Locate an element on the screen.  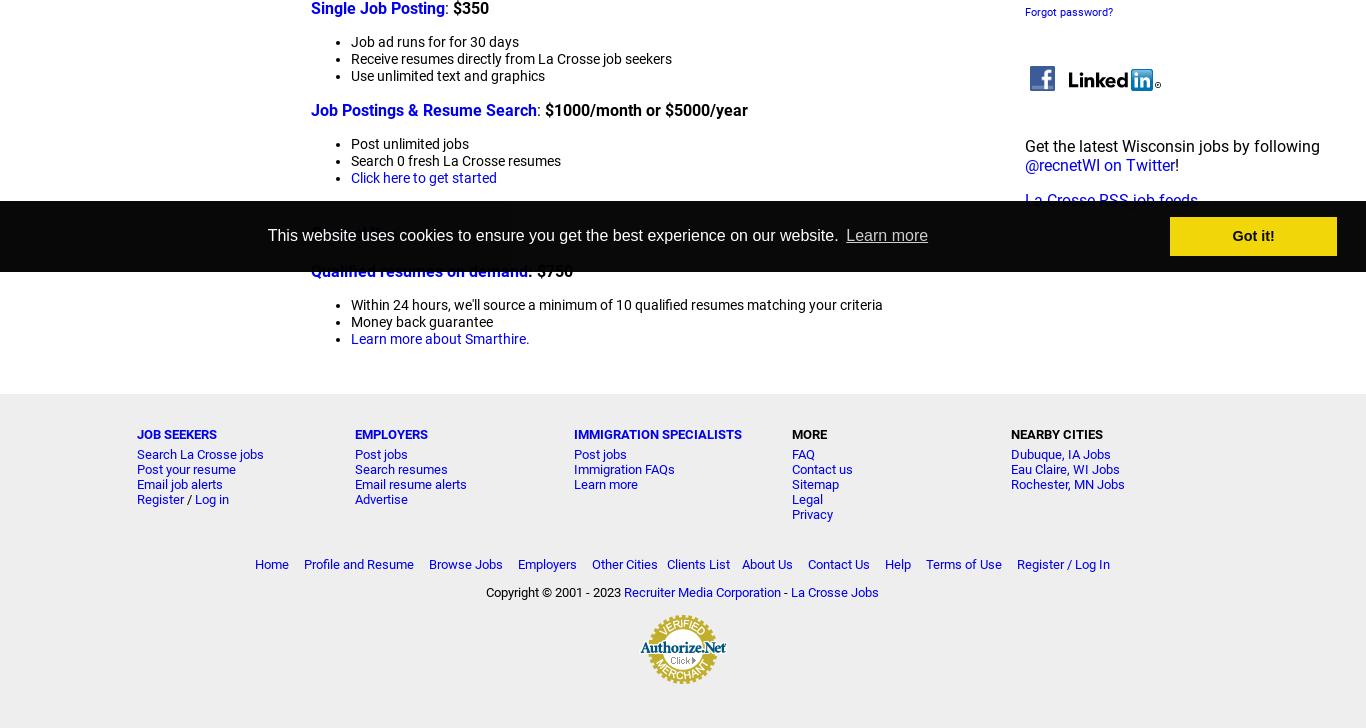
'Post your resume' is located at coordinates (184, 468).